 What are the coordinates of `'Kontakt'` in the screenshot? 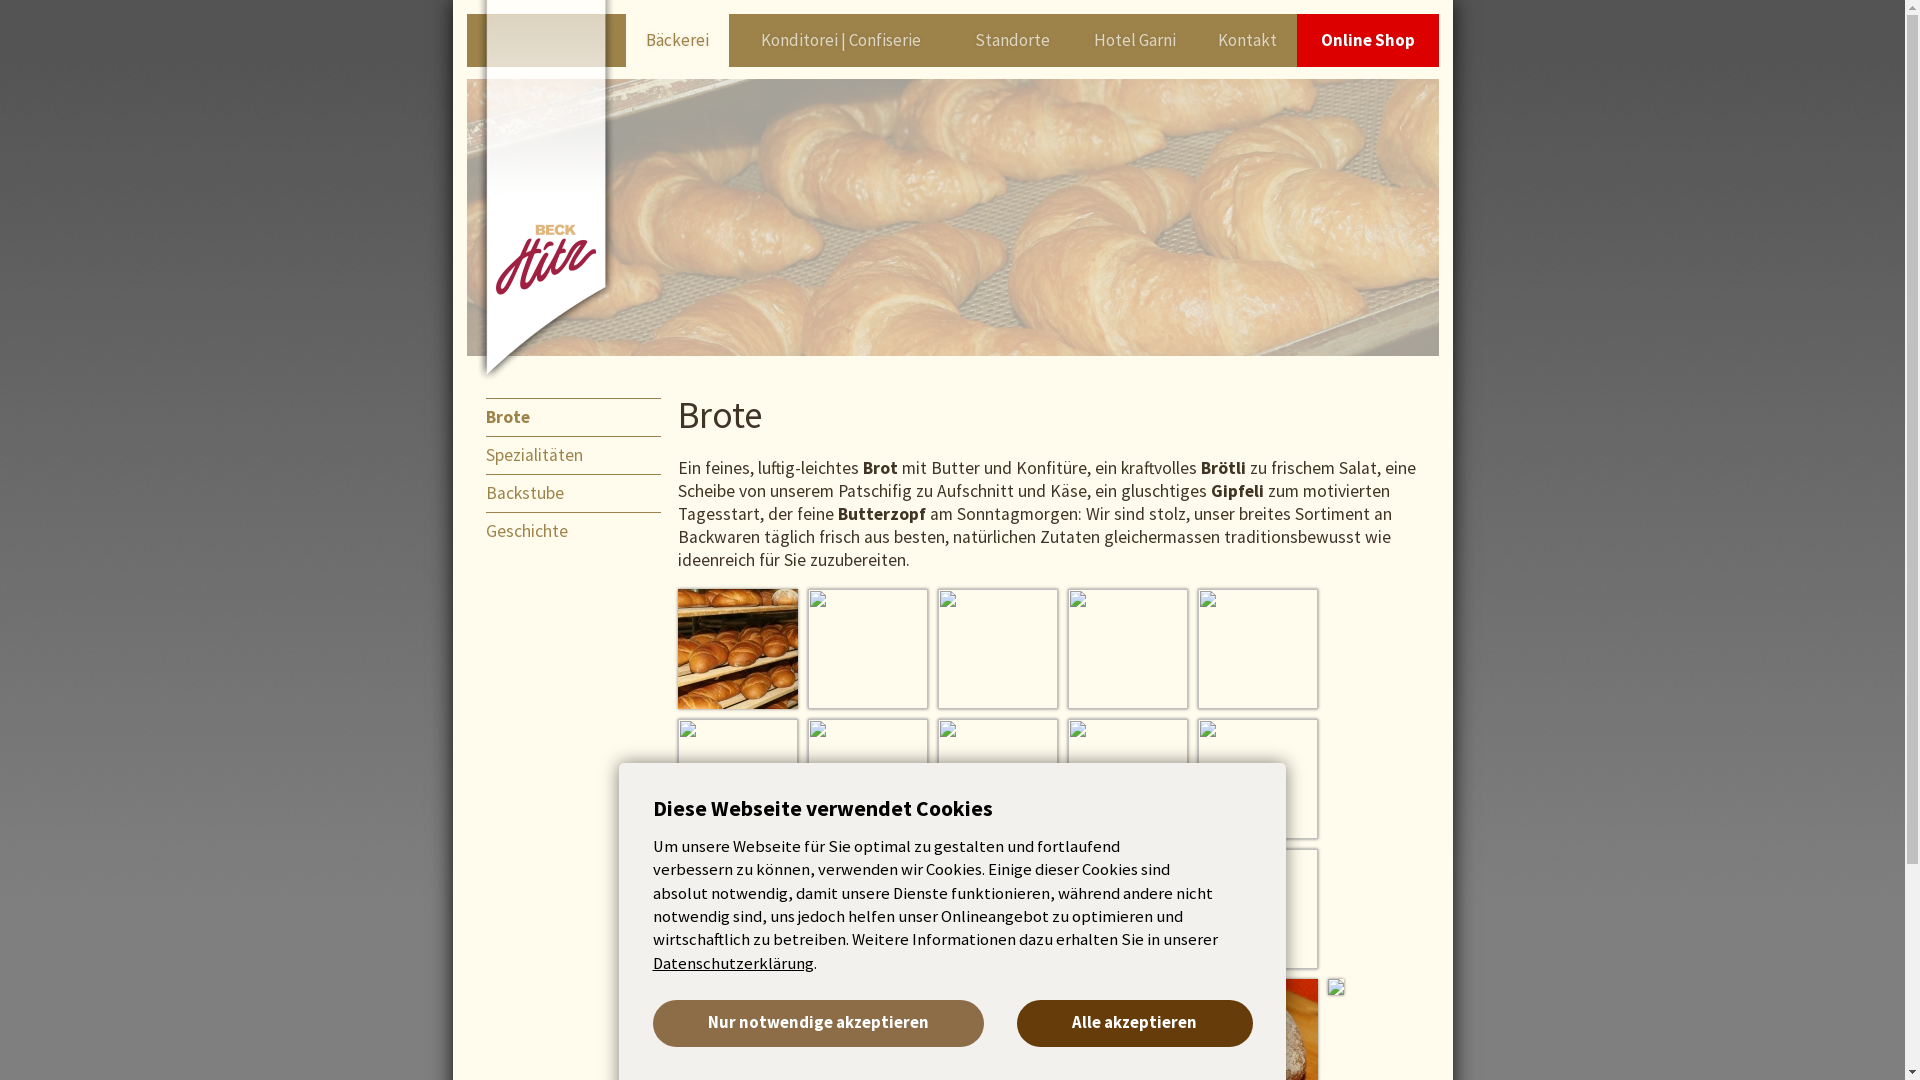 It's located at (1198, 40).